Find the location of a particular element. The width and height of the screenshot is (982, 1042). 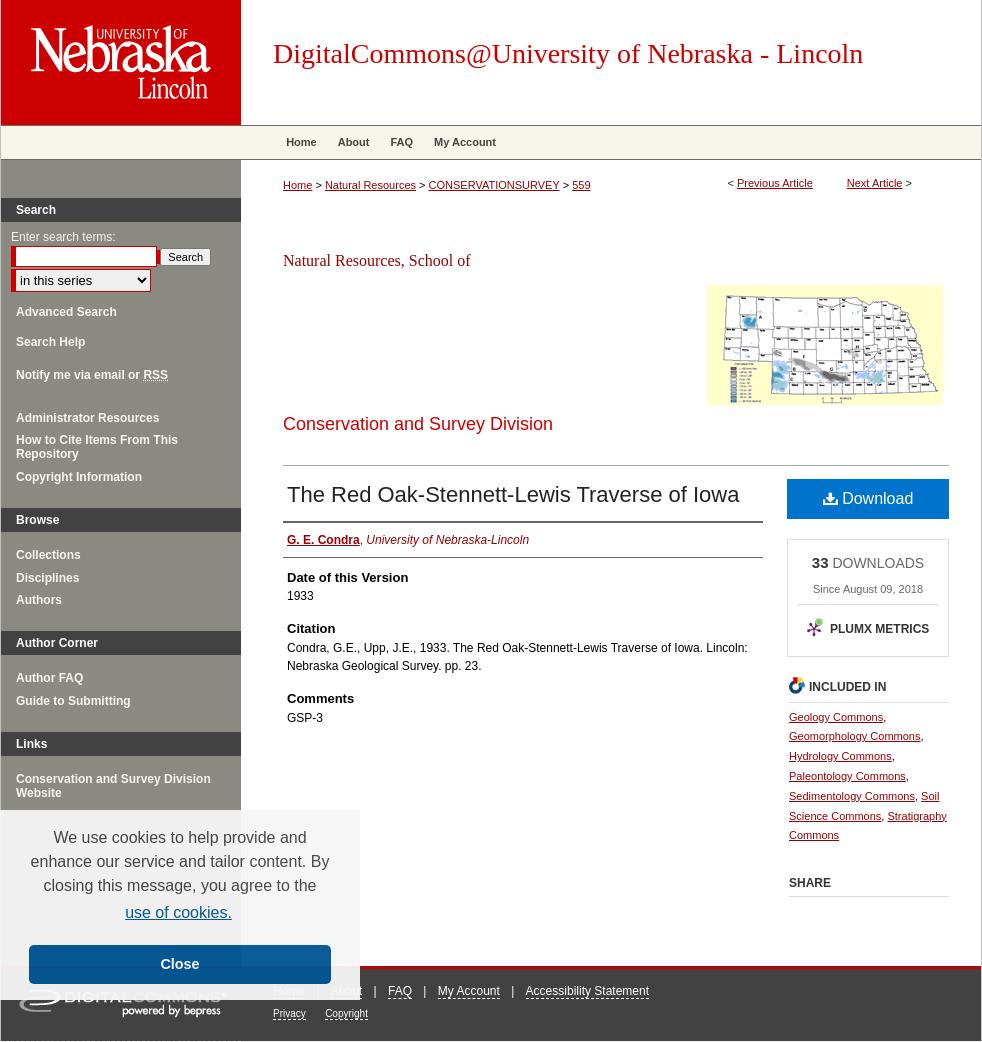

'Links' is located at coordinates (30, 742).